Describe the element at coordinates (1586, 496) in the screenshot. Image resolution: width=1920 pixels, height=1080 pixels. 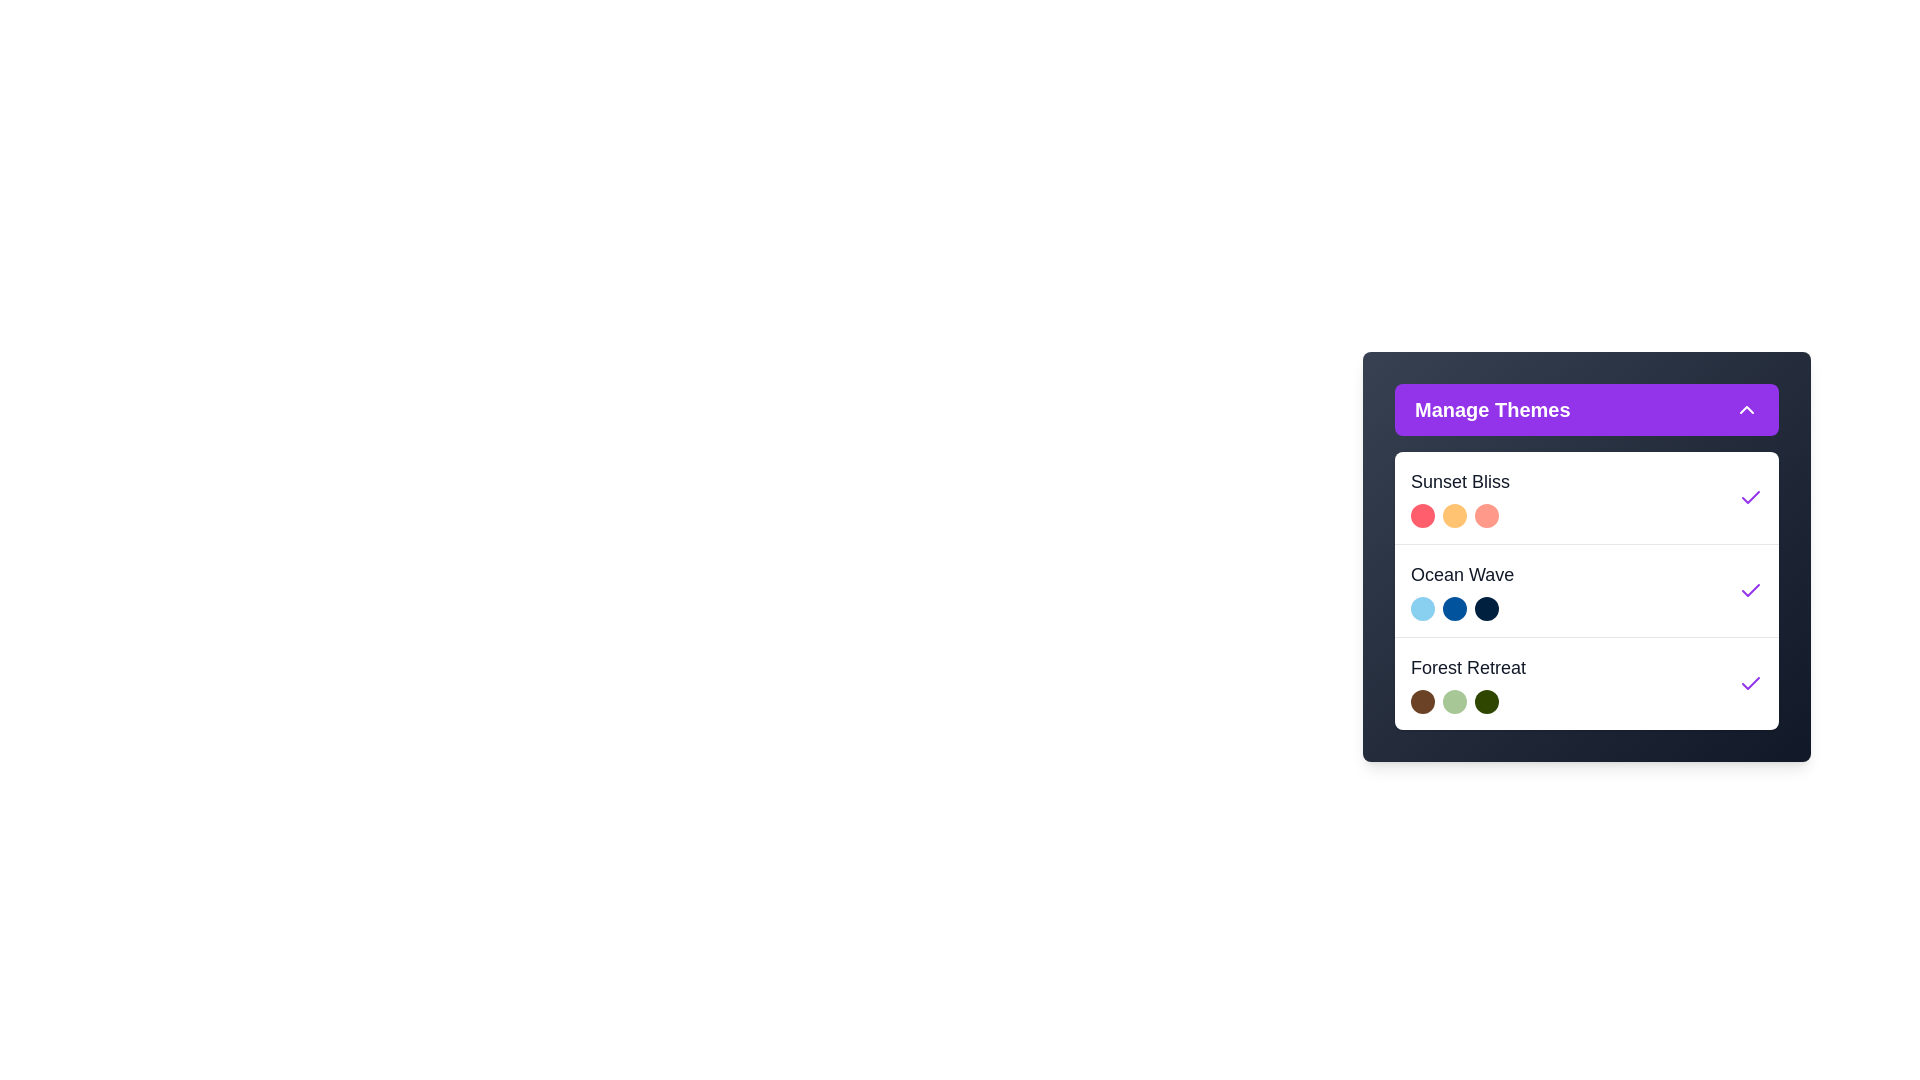
I see `the theme Sunset Bliss to highlight it` at that location.